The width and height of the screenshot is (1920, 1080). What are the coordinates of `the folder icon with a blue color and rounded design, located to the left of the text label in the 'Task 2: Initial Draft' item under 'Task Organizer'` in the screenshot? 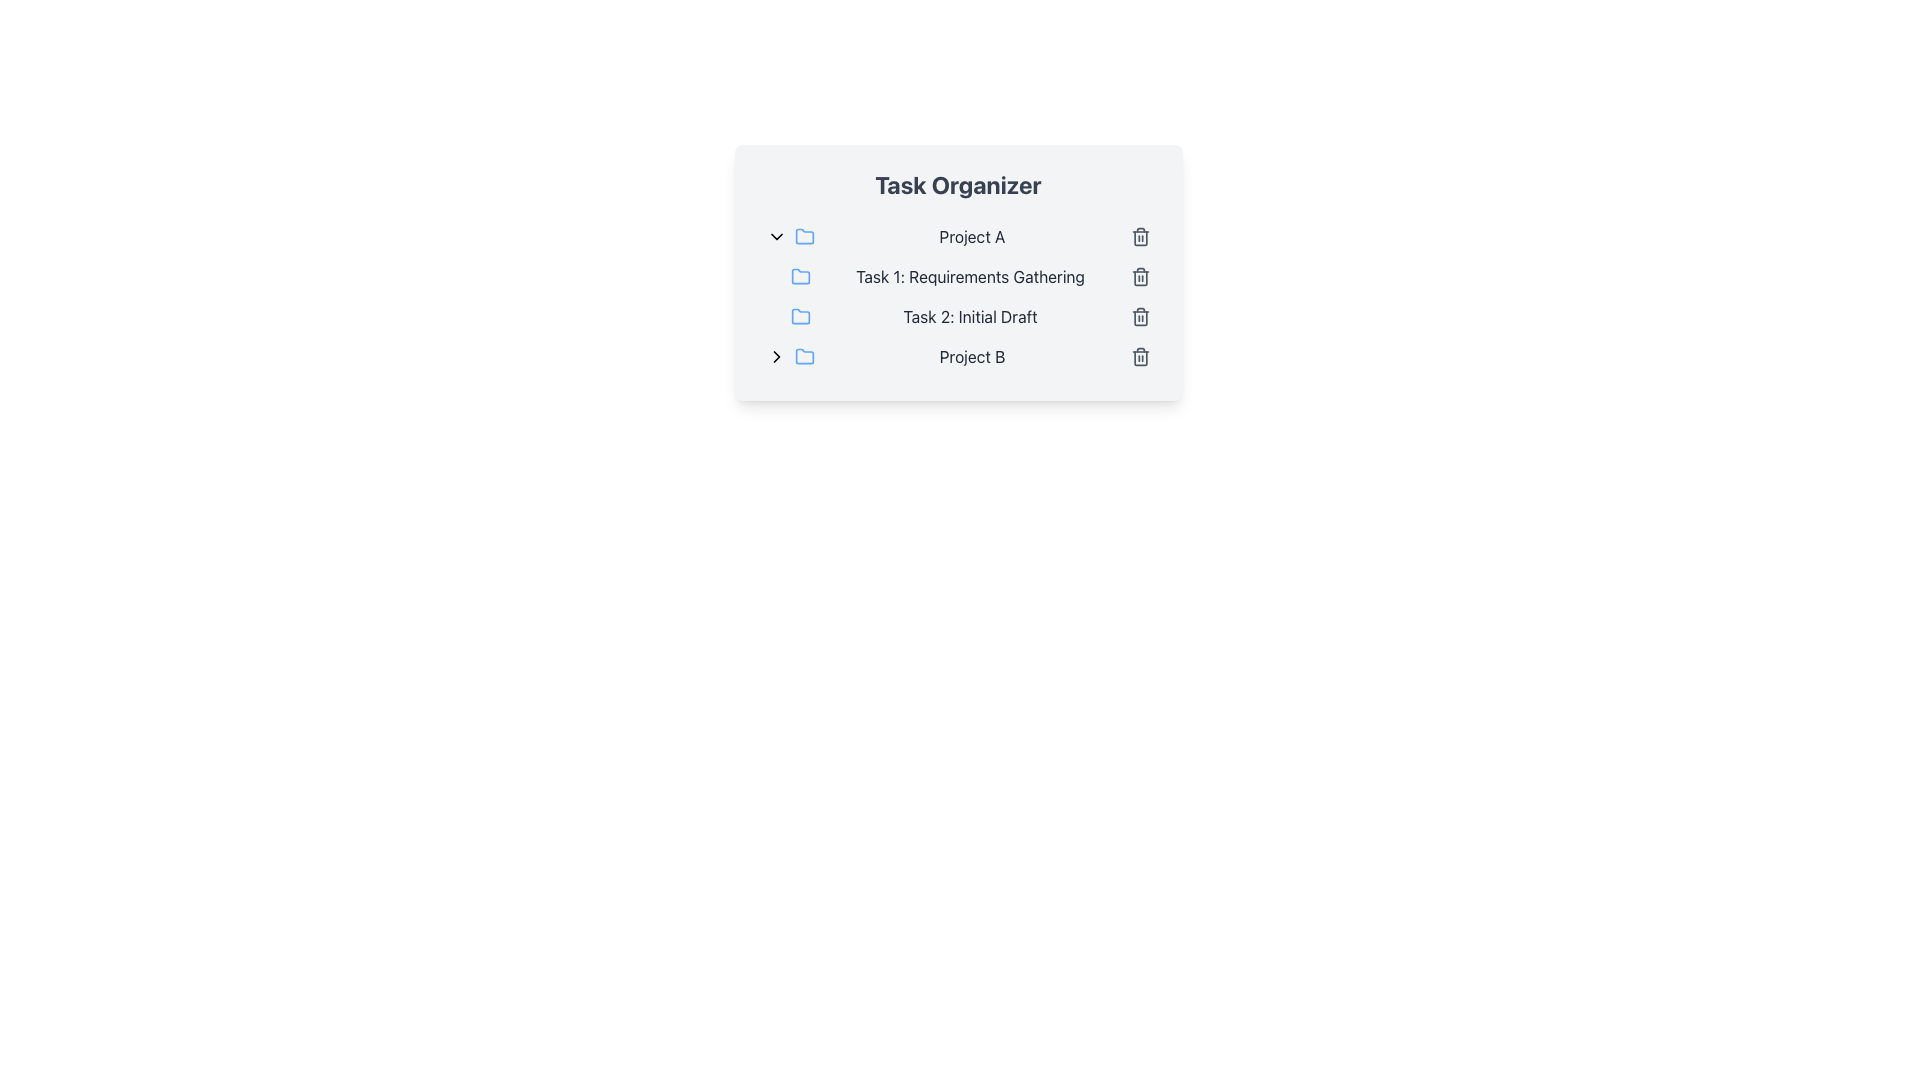 It's located at (800, 315).